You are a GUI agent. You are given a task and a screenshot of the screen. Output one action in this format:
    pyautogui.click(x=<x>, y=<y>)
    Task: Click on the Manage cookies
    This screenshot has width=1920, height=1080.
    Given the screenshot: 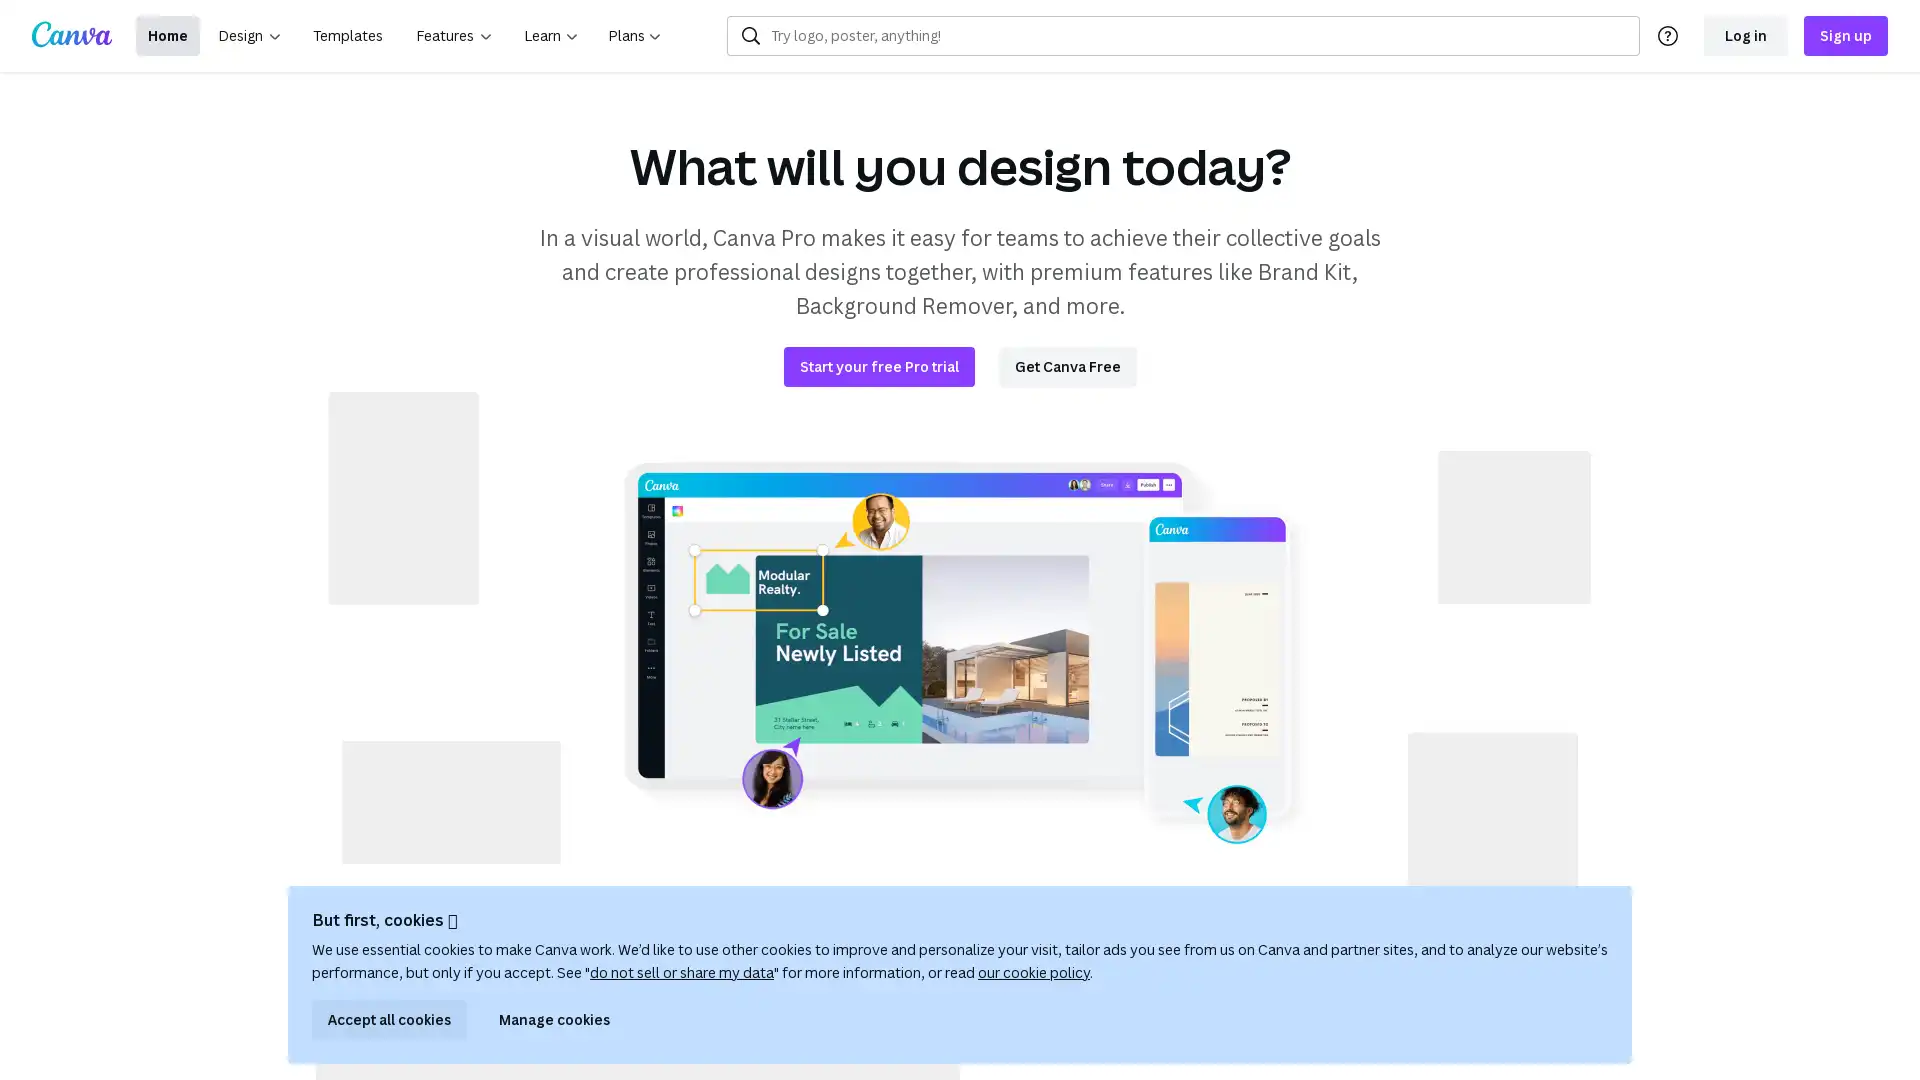 What is the action you would take?
    pyautogui.click(x=554, y=1019)
    